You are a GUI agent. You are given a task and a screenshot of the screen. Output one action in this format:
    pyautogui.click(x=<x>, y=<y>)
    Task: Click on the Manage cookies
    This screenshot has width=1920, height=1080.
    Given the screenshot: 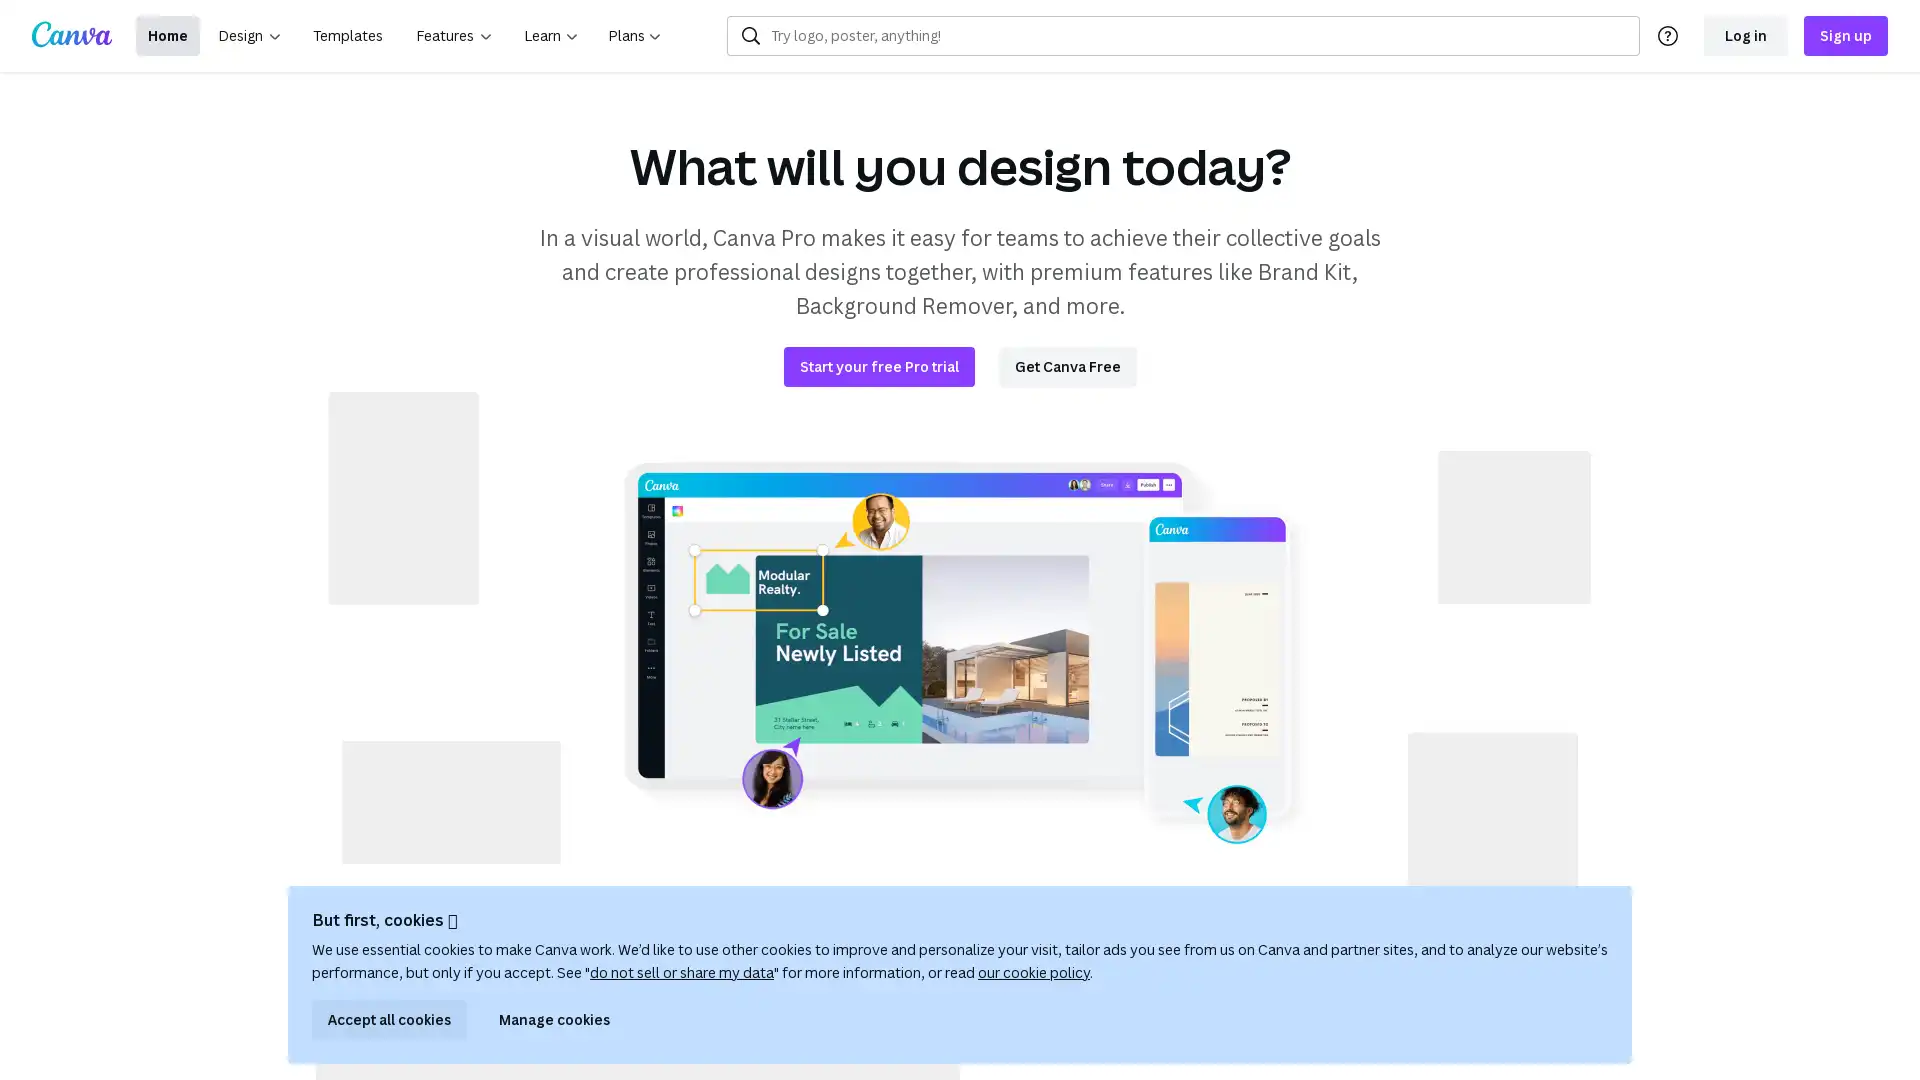 What is the action you would take?
    pyautogui.click(x=554, y=1019)
    